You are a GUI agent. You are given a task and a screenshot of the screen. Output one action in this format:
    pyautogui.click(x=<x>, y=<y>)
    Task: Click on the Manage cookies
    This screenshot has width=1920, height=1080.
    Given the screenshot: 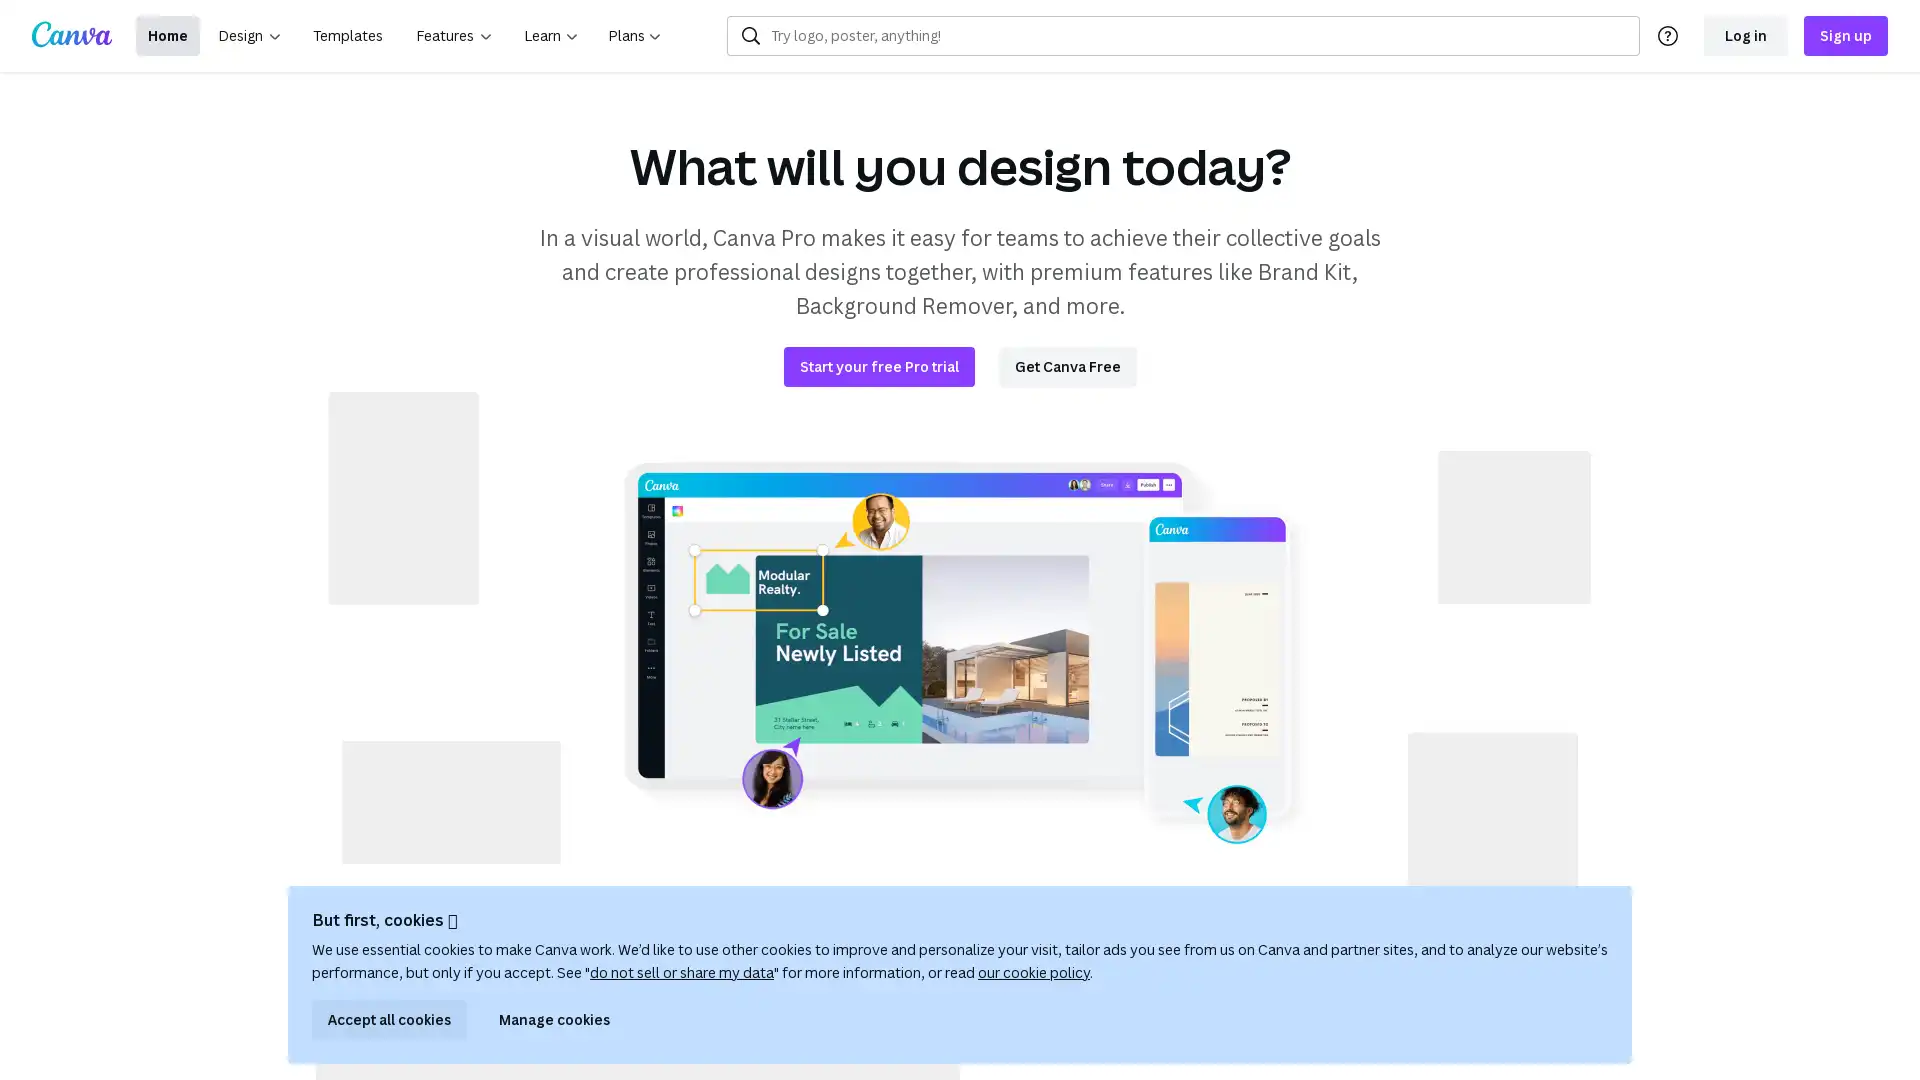 What is the action you would take?
    pyautogui.click(x=554, y=1019)
    